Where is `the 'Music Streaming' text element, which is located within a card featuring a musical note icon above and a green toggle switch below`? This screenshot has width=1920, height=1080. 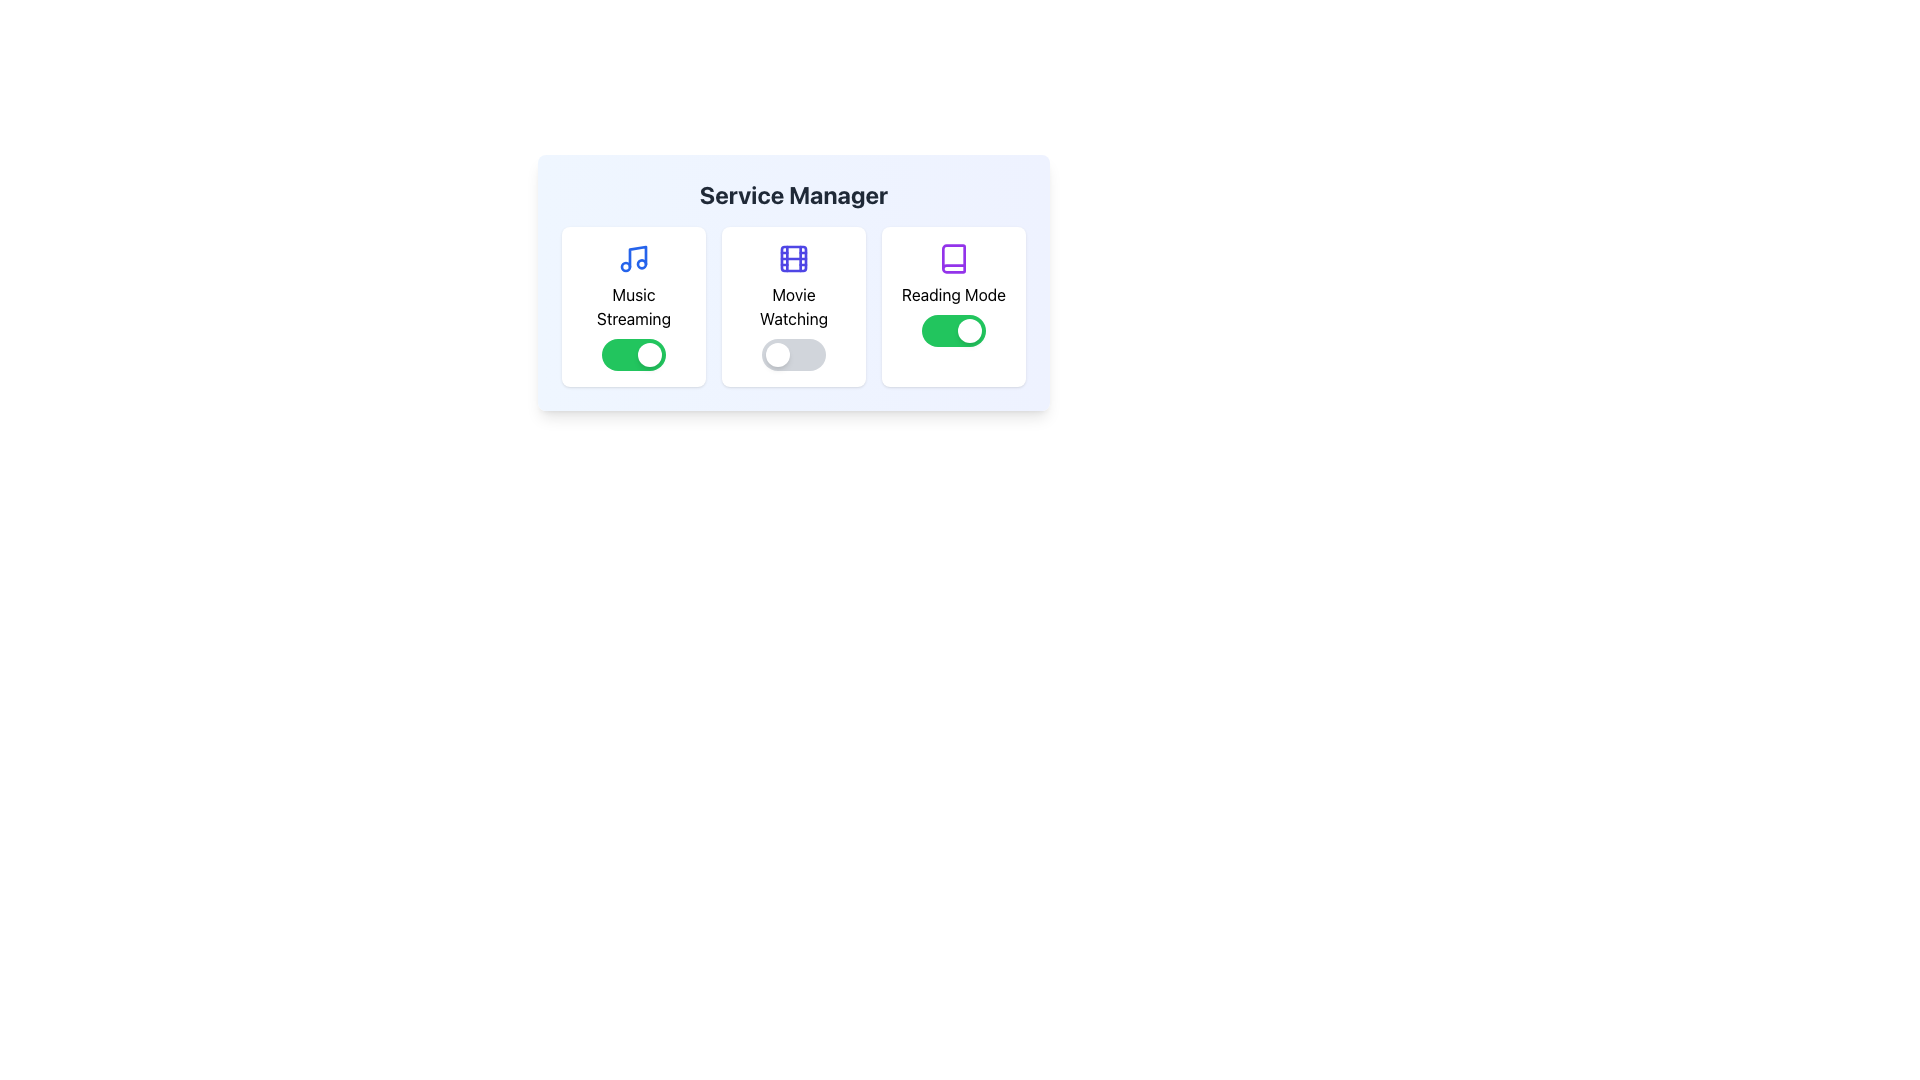
the 'Music Streaming' text element, which is located within a card featuring a musical note icon above and a green toggle switch below is located at coordinates (632, 307).